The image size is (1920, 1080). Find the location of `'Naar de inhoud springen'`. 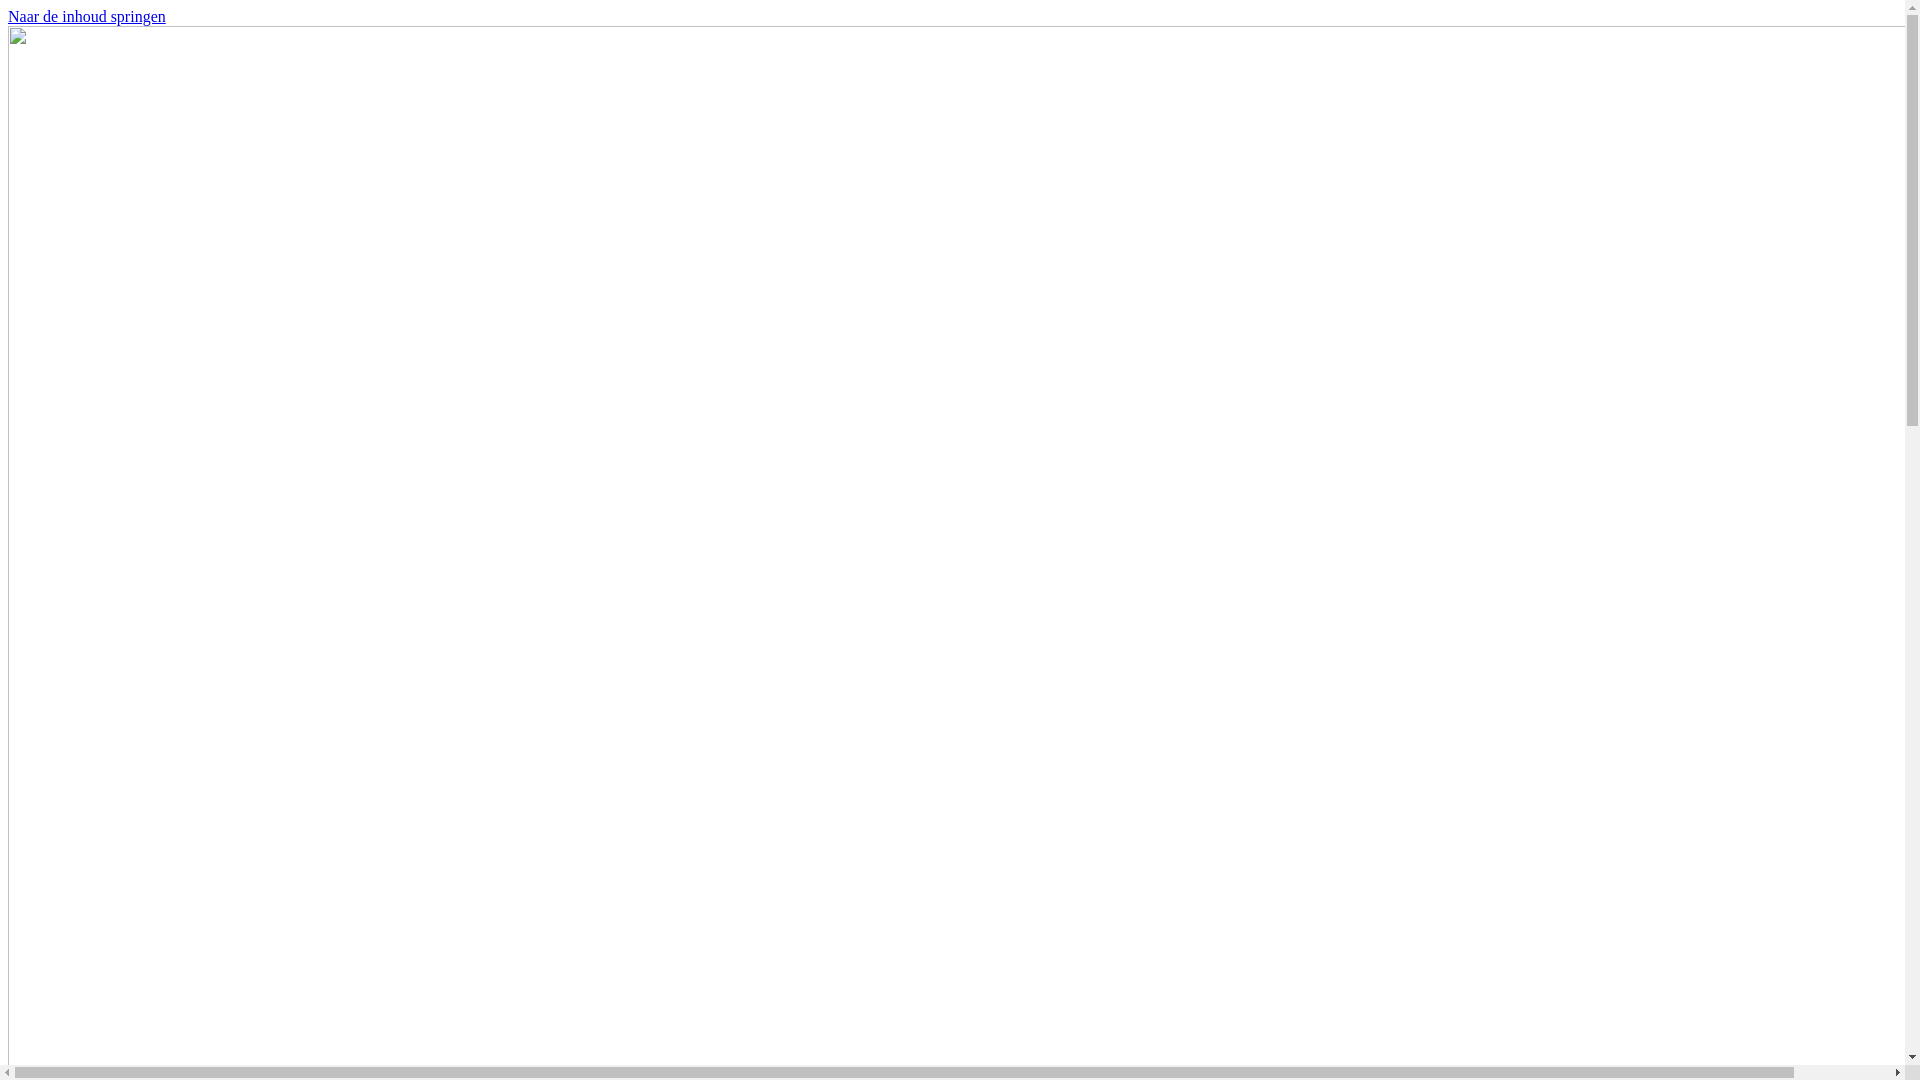

'Naar de inhoud springen' is located at coordinates (85, 16).